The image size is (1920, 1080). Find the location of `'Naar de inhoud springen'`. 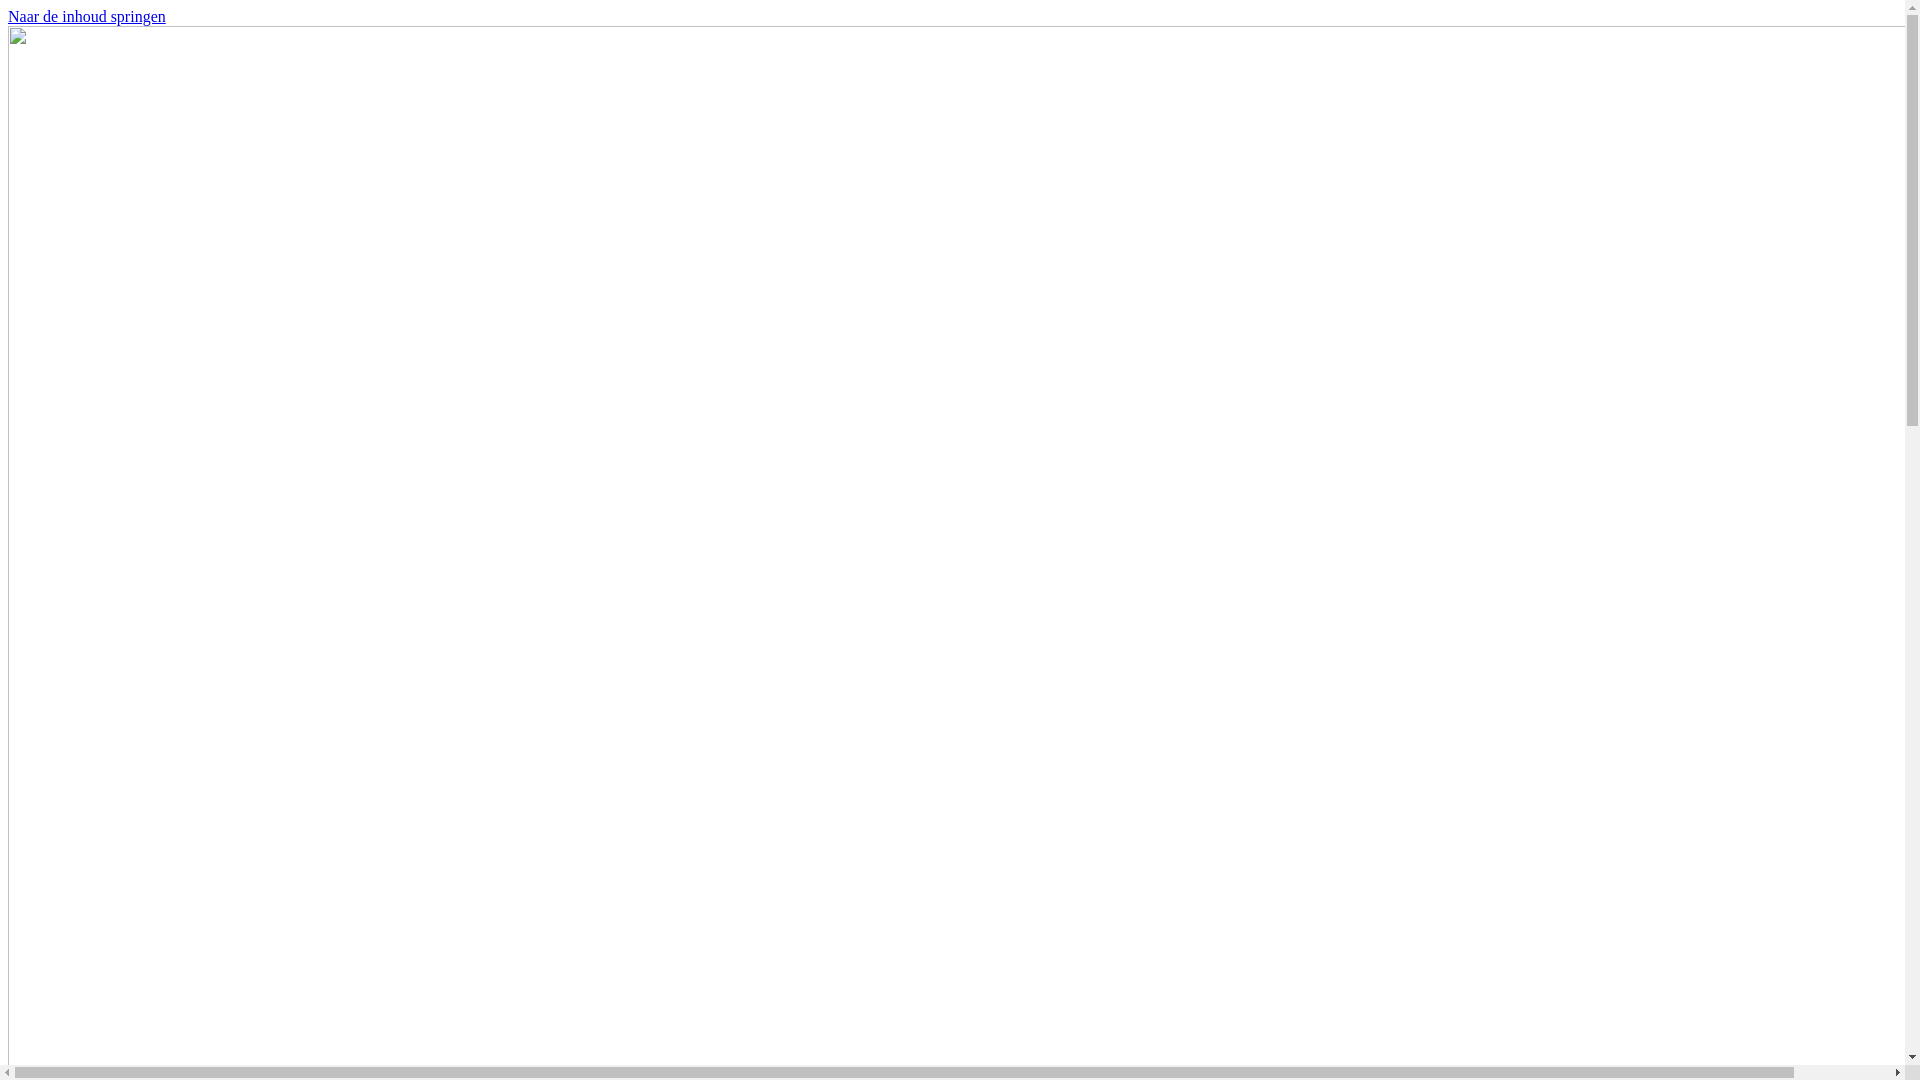

'Naar de inhoud springen' is located at coordinates (85, 16).